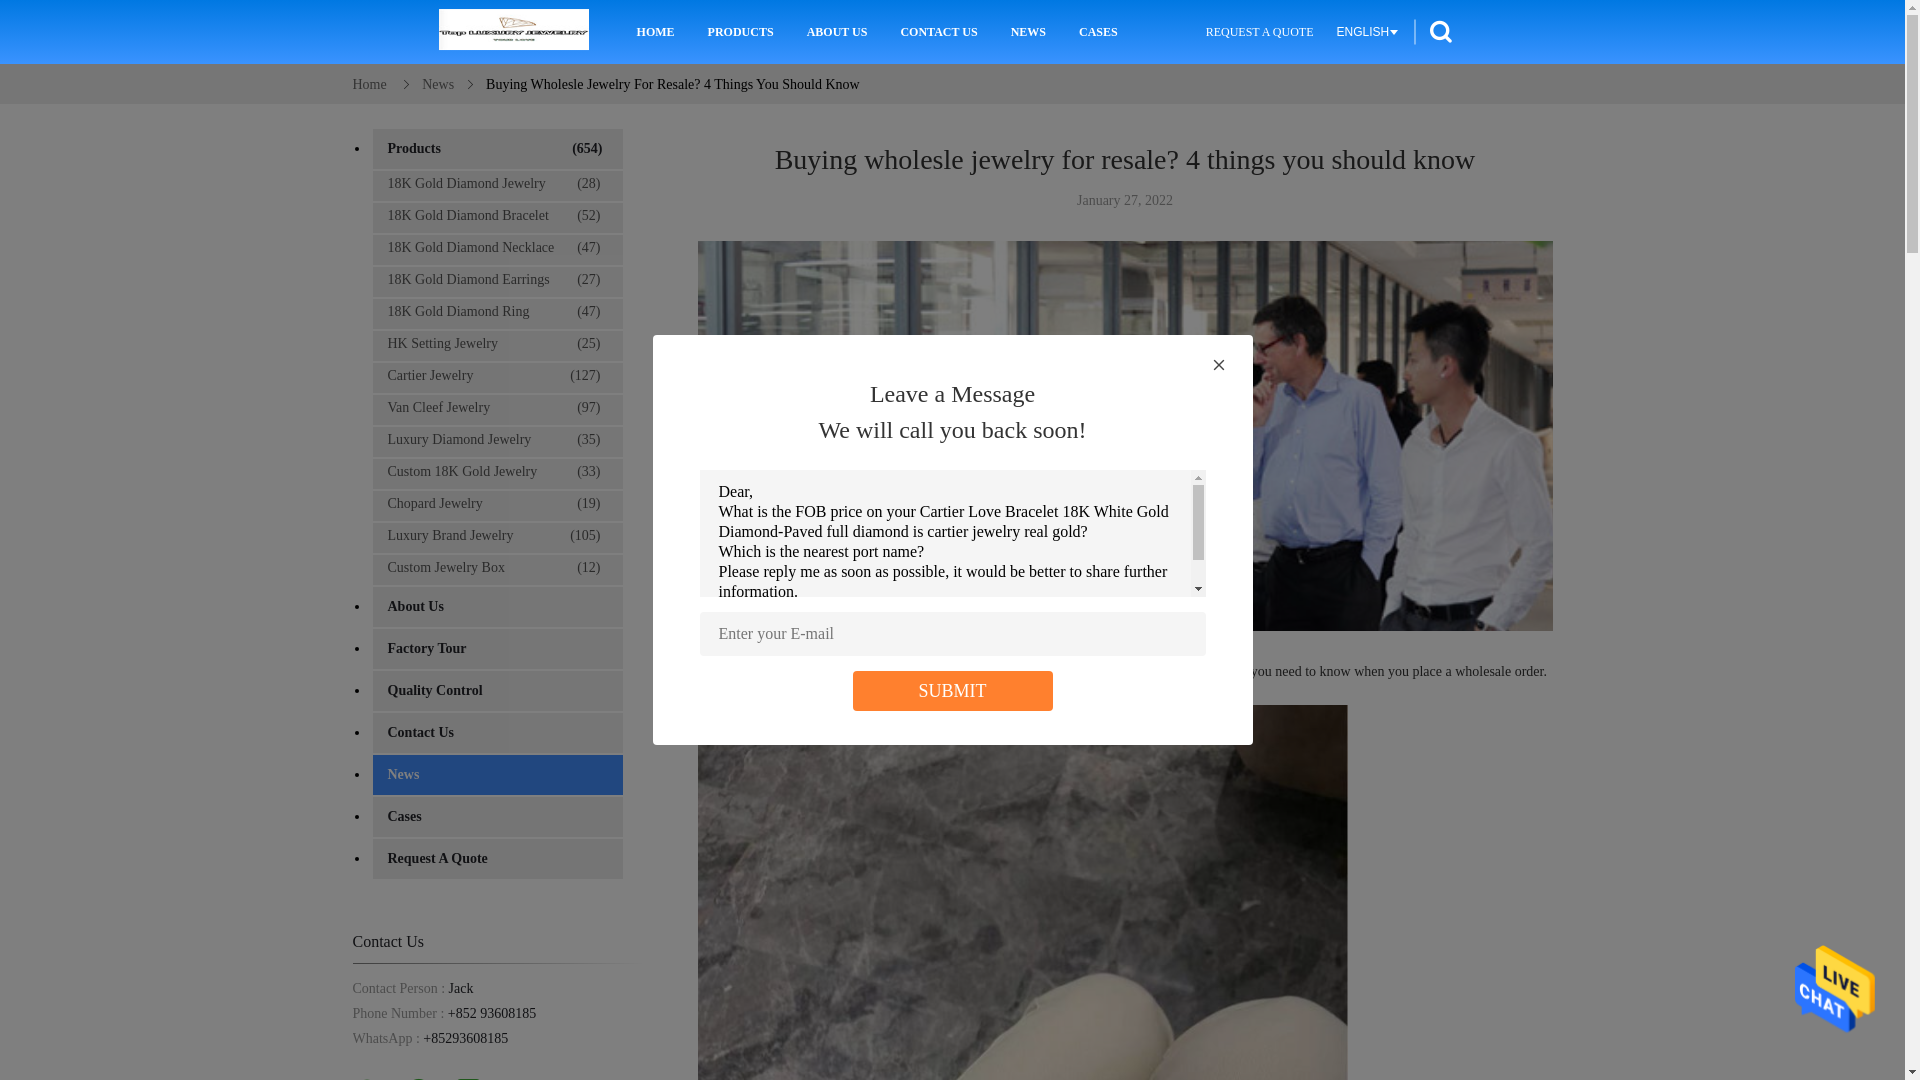  I want to click on 'PRODUCTS', so click(739, 31).